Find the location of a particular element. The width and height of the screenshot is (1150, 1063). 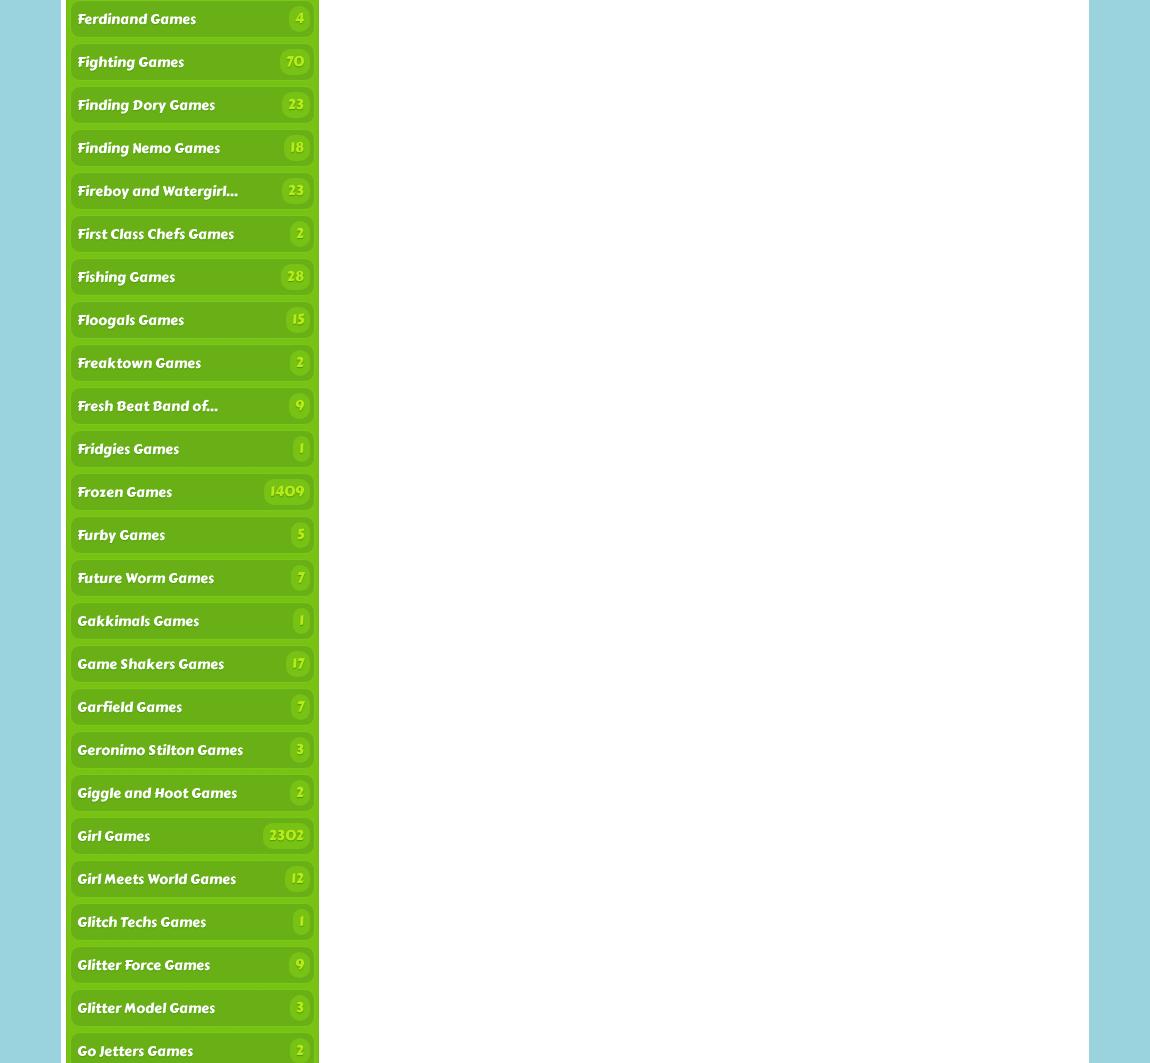

'Garfield Games' is located at coordinates (128, 706).